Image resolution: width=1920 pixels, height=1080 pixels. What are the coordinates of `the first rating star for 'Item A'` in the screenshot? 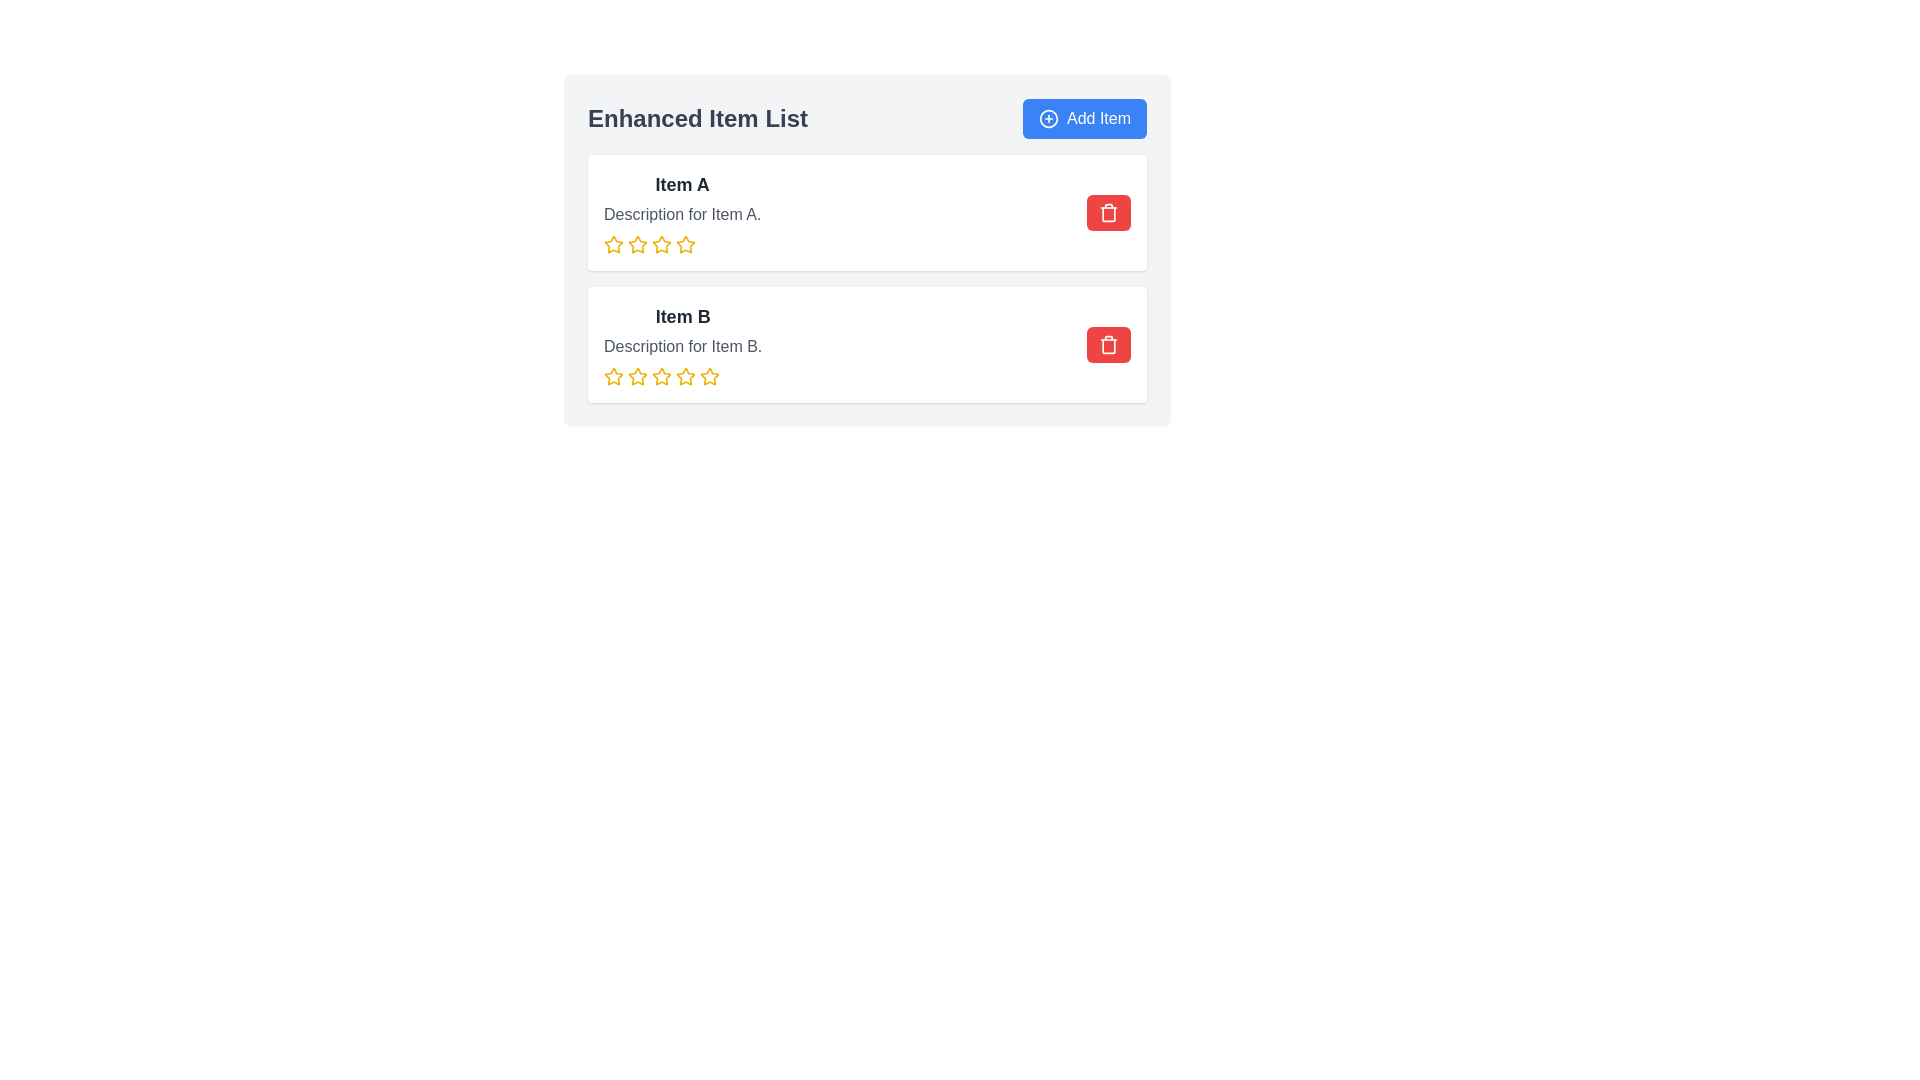 It's located at (613, 244).